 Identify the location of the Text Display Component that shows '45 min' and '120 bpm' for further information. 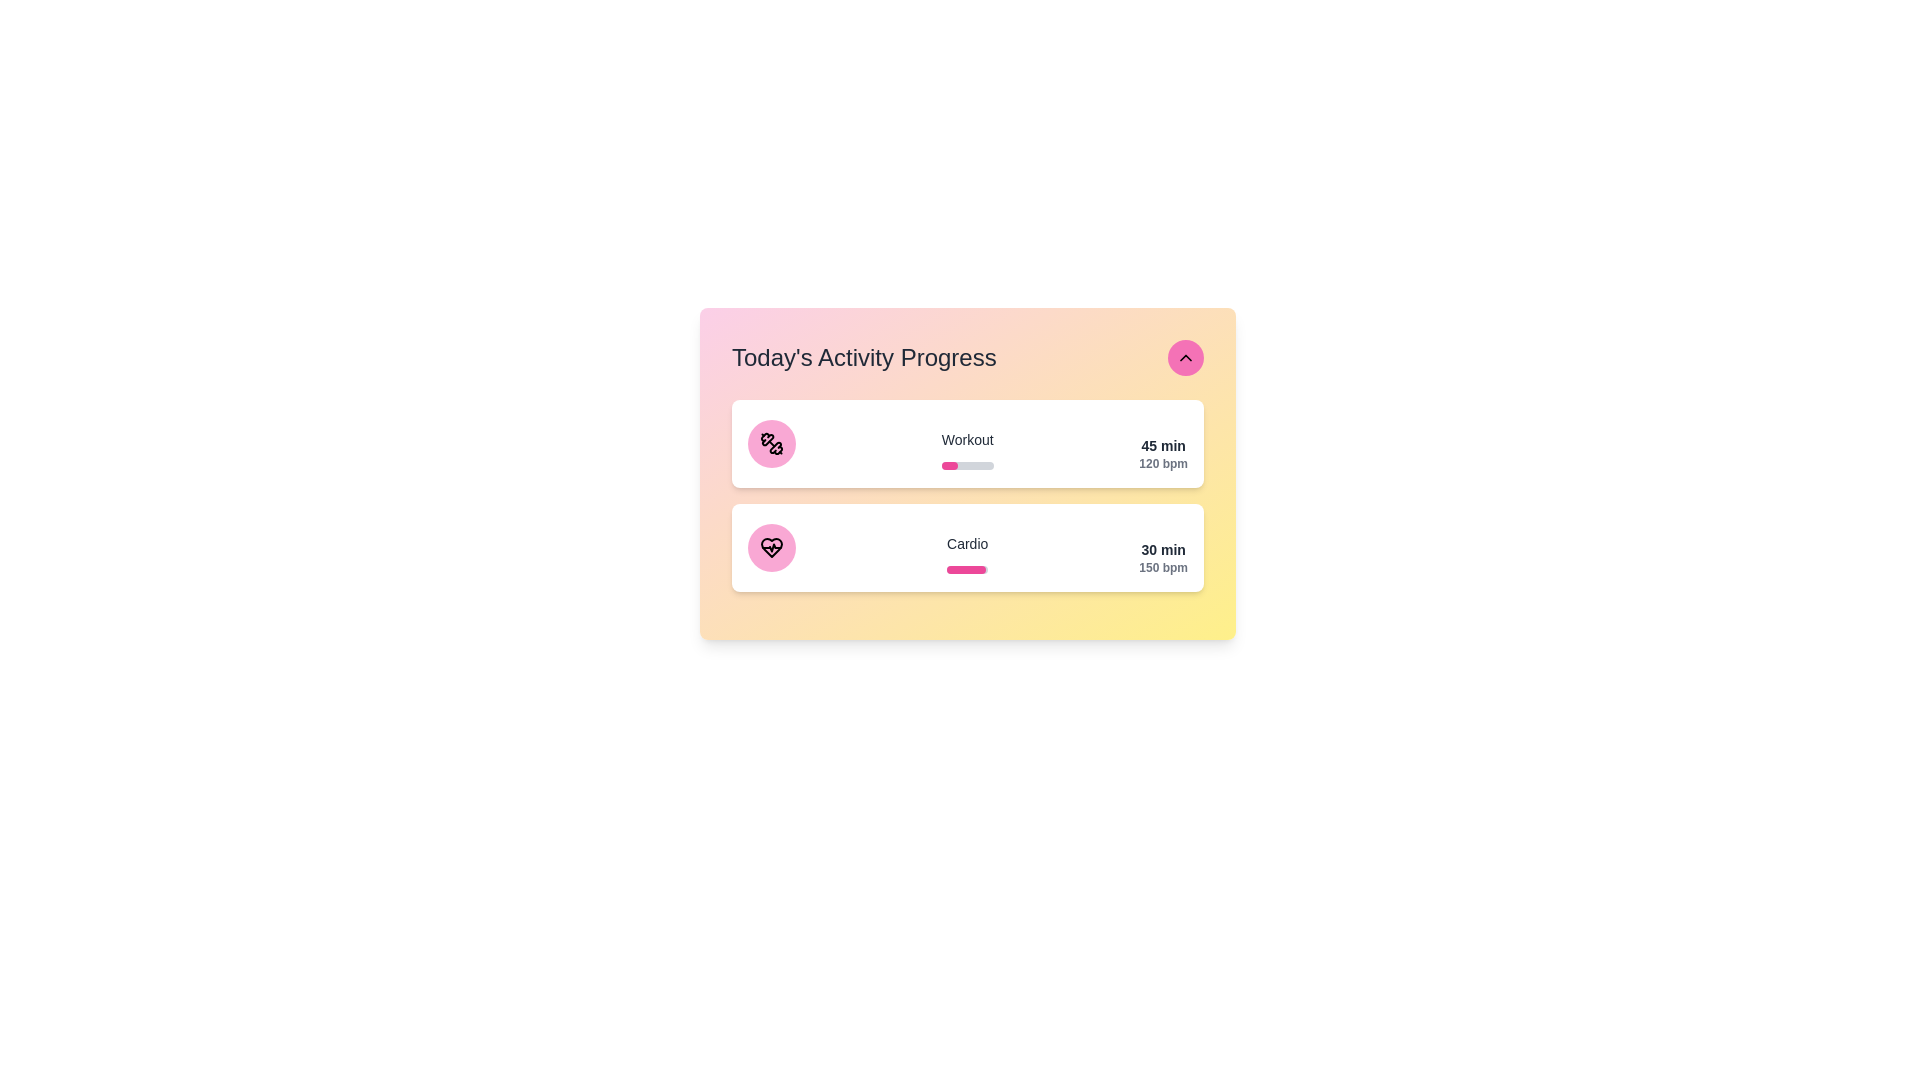
(1163, 450).